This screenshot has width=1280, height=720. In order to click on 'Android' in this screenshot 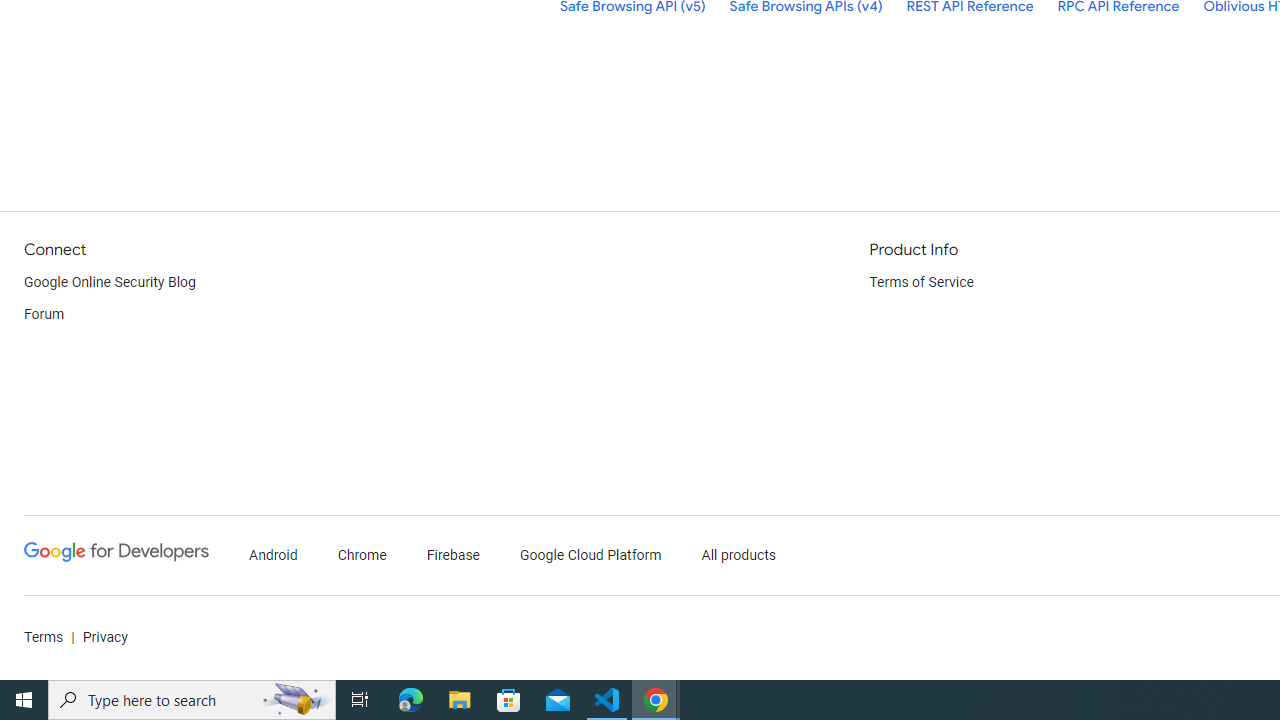, I will do `click(272, 555)`.